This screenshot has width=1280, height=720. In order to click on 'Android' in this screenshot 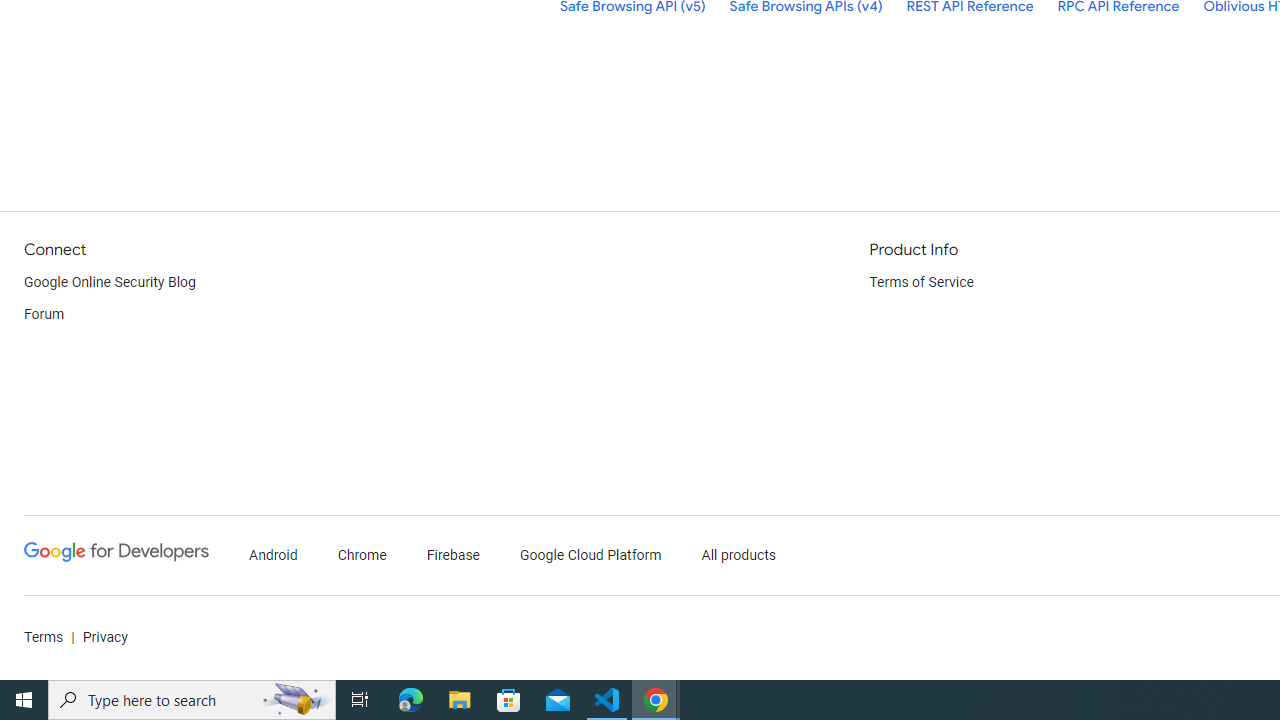, I will do `click(272, 555)`.